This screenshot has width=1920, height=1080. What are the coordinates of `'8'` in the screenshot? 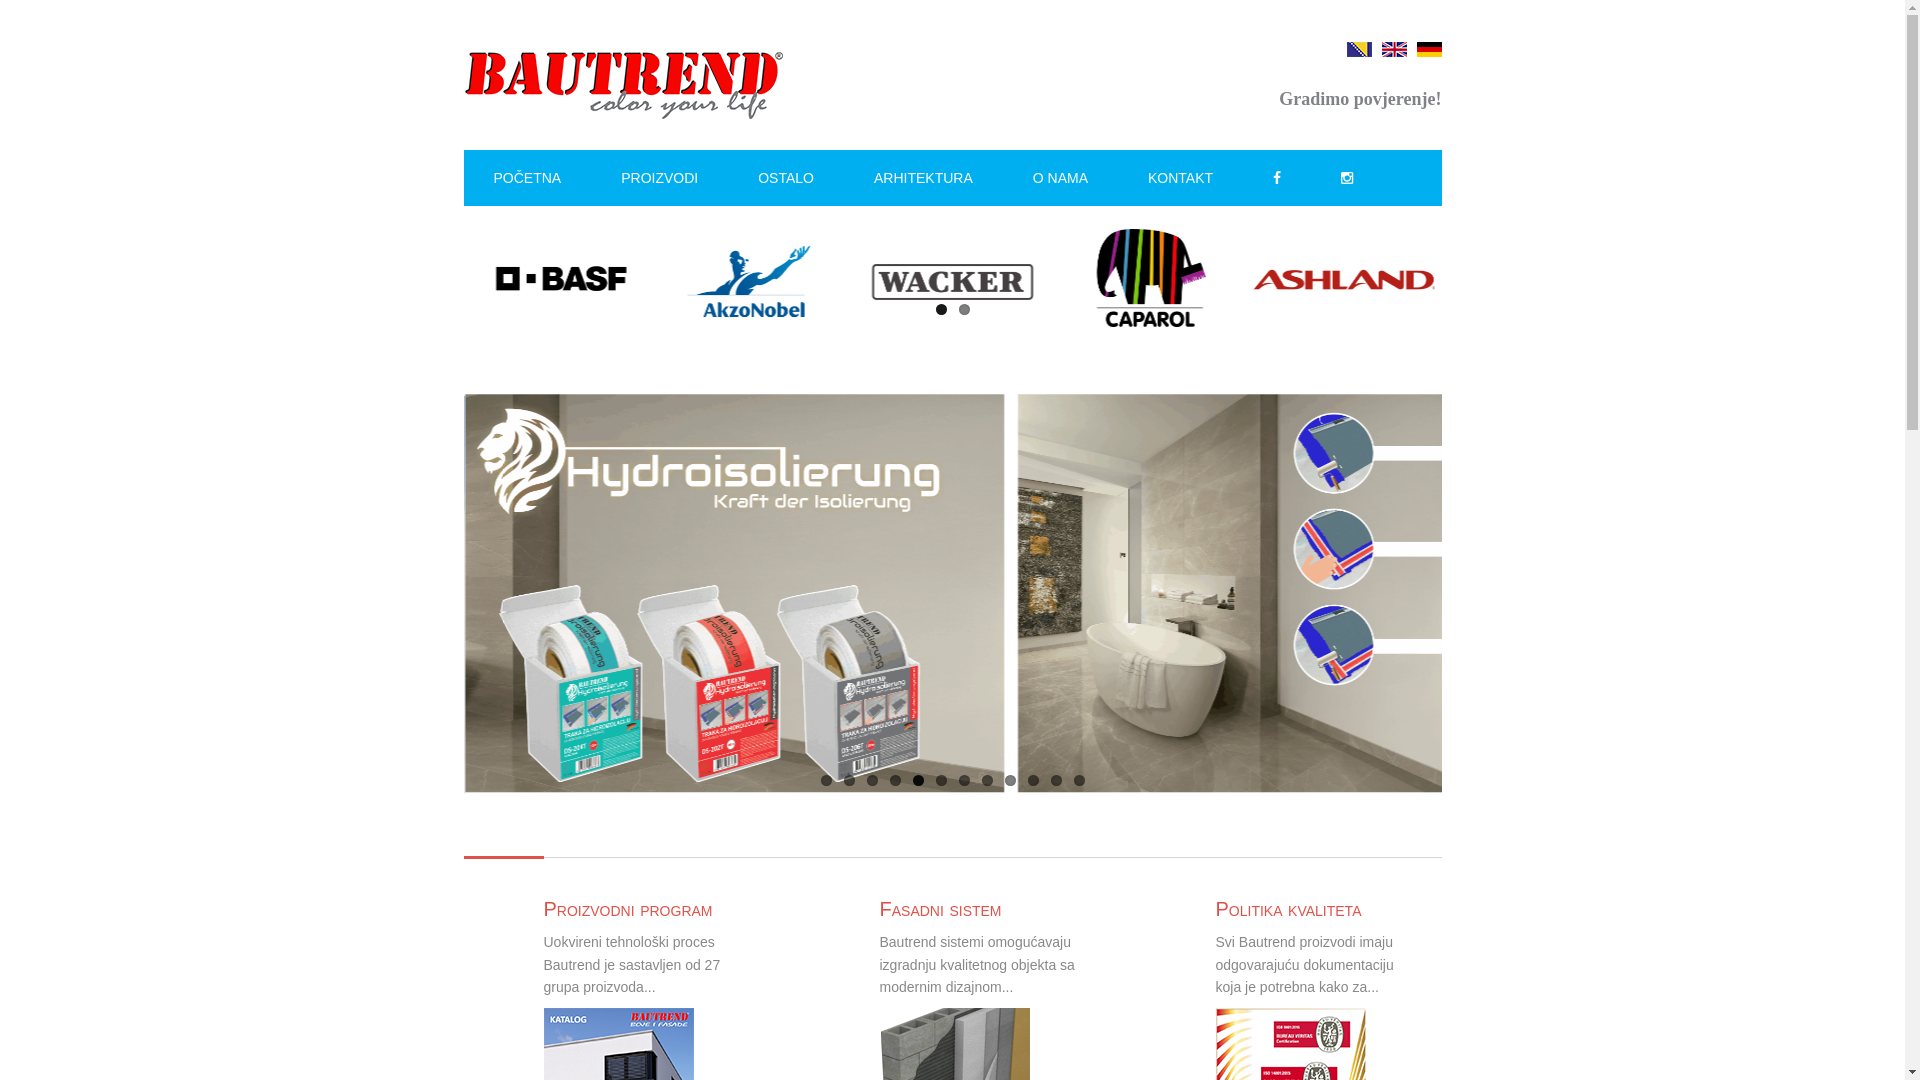 It's located at (987, 779).